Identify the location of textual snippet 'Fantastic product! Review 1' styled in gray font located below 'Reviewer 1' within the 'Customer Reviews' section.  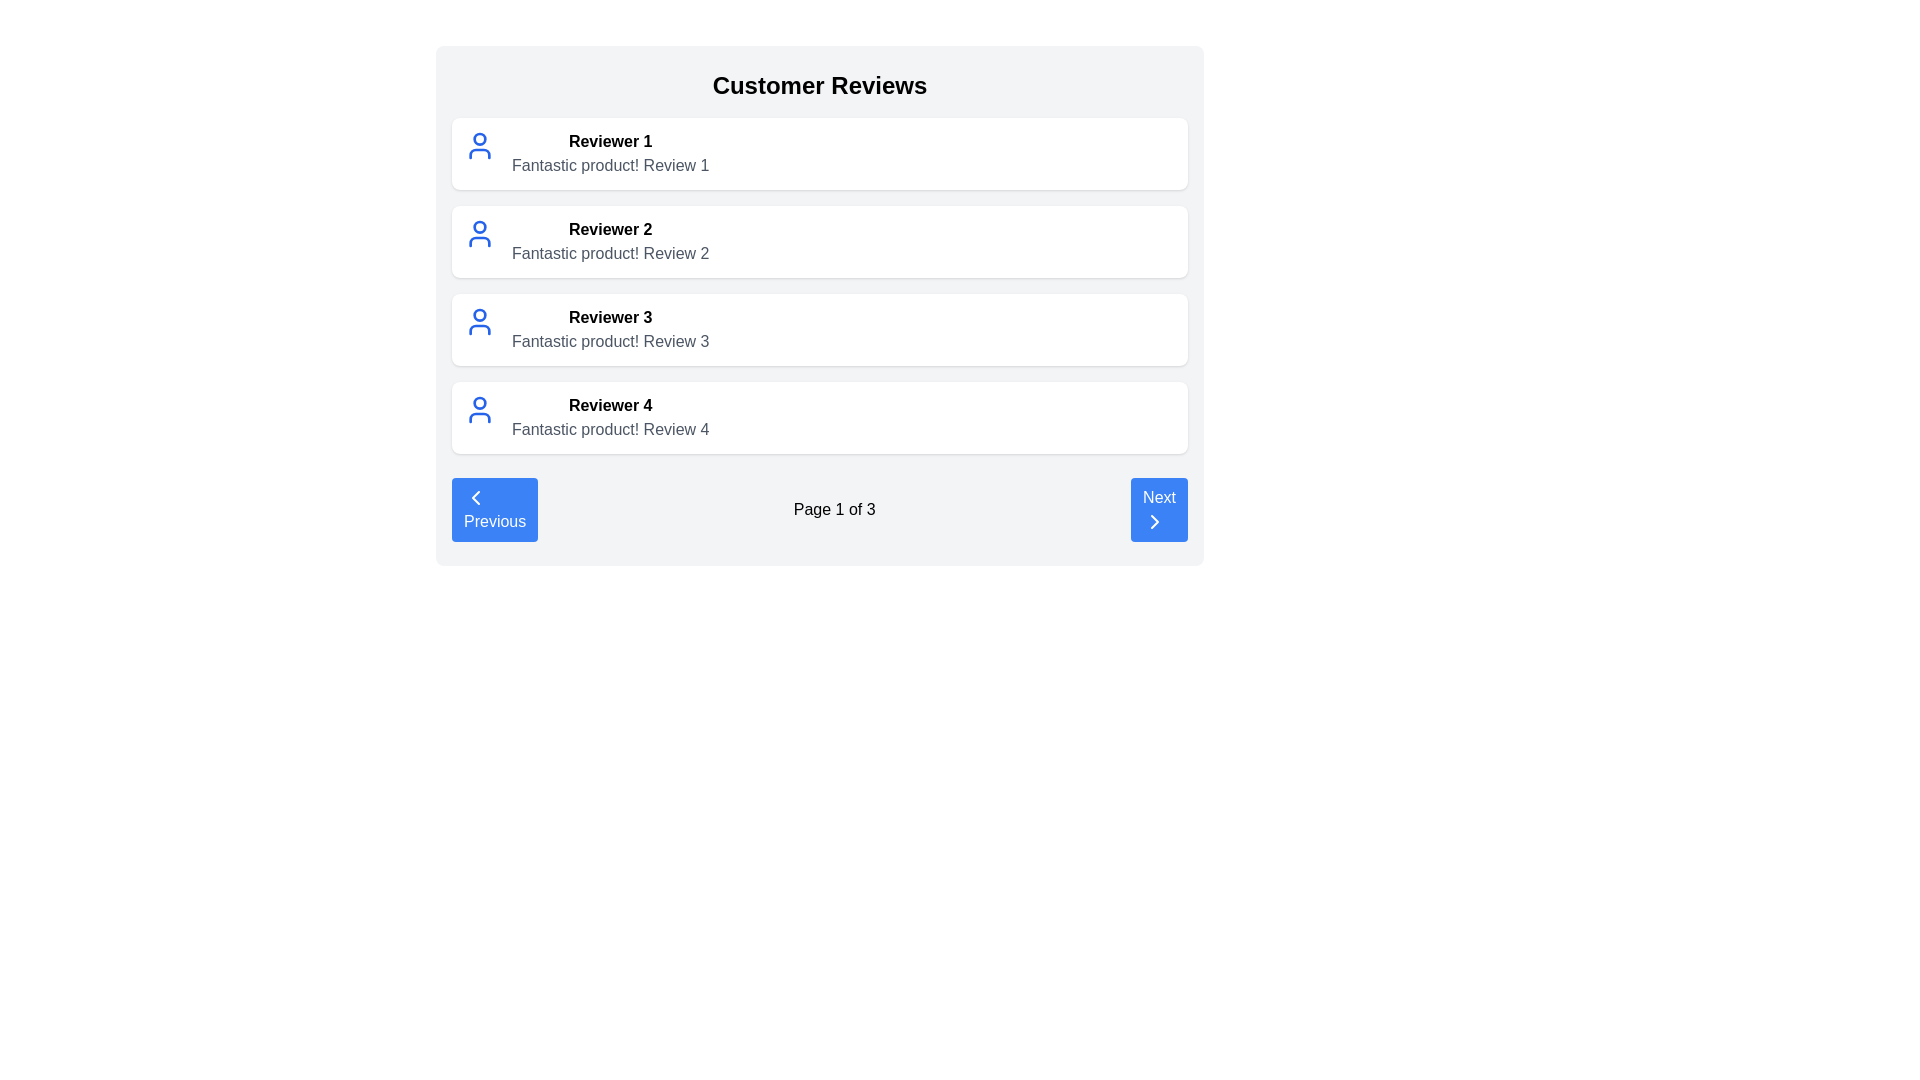
(609, 164).